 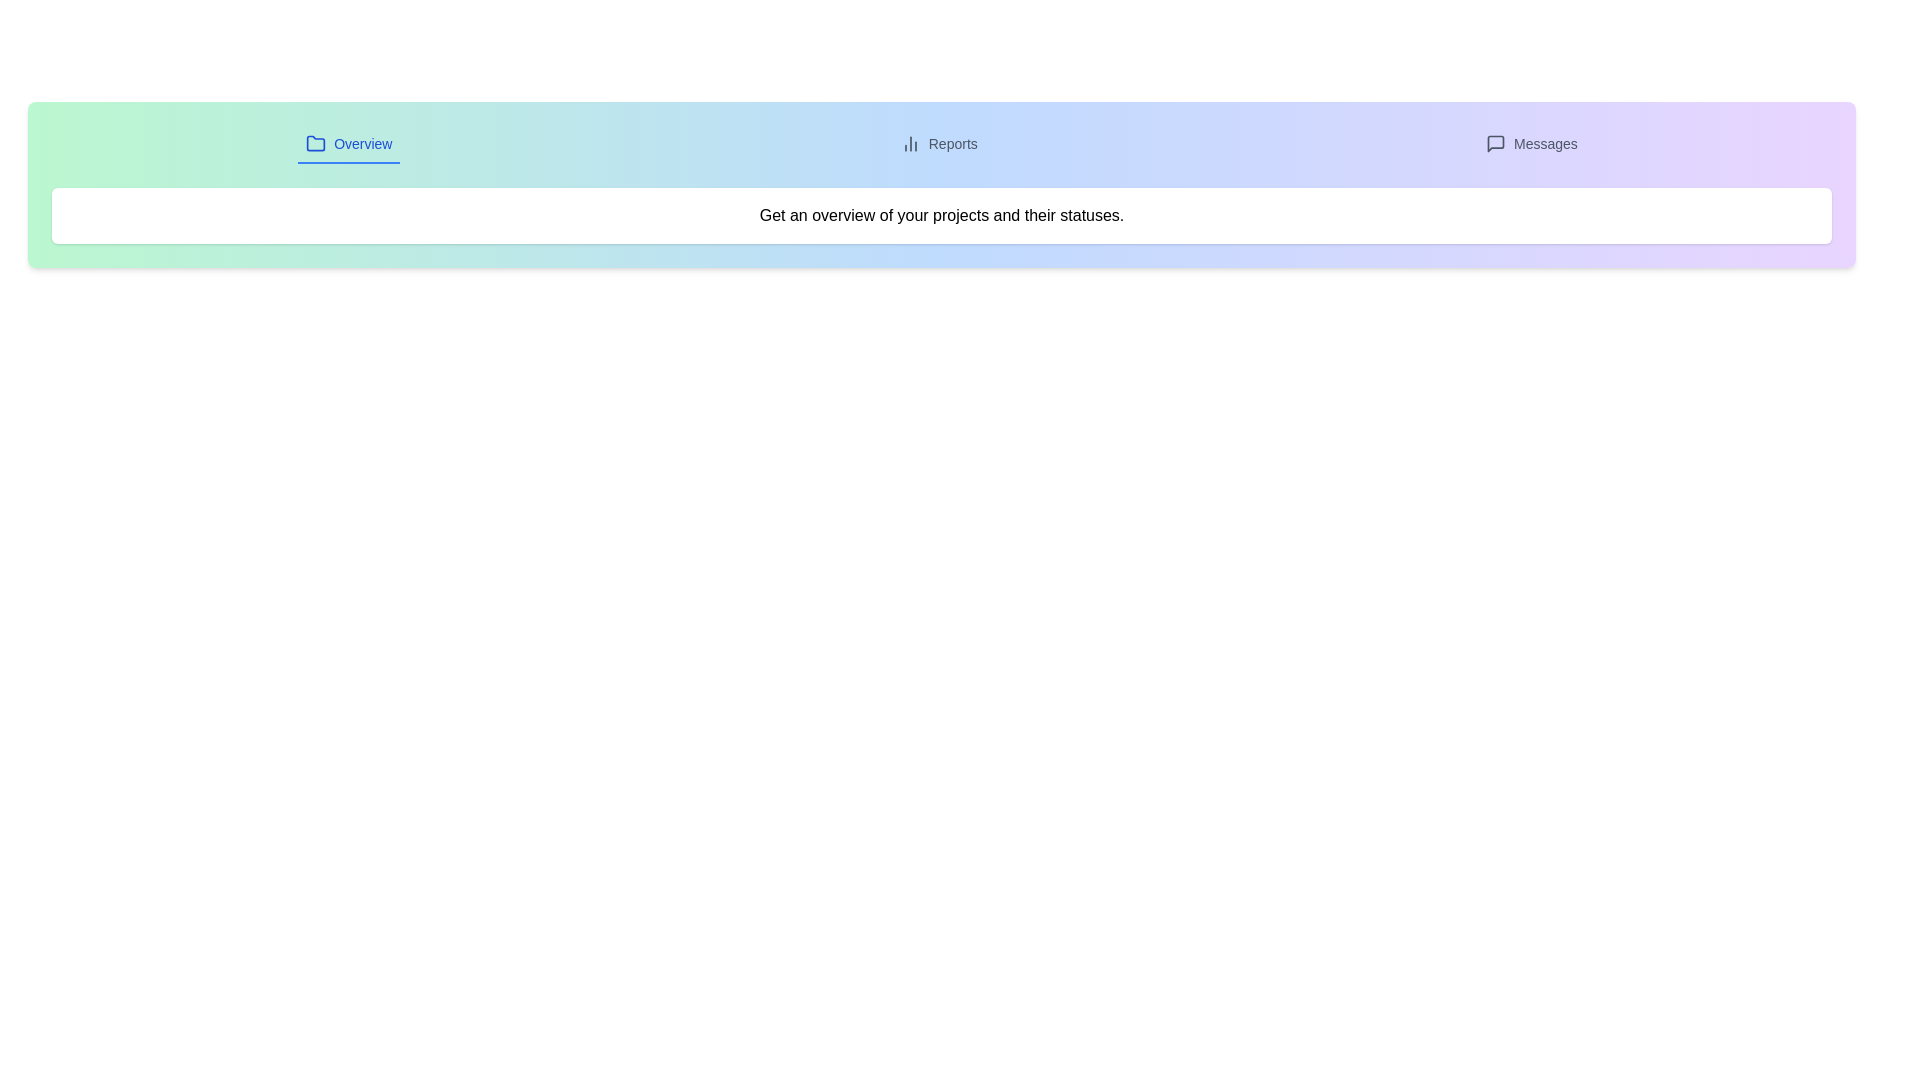 What do you see at coordinates (938, 144) in the screenshot?
I see `the Reports tab` at bounding box center [938, 144].